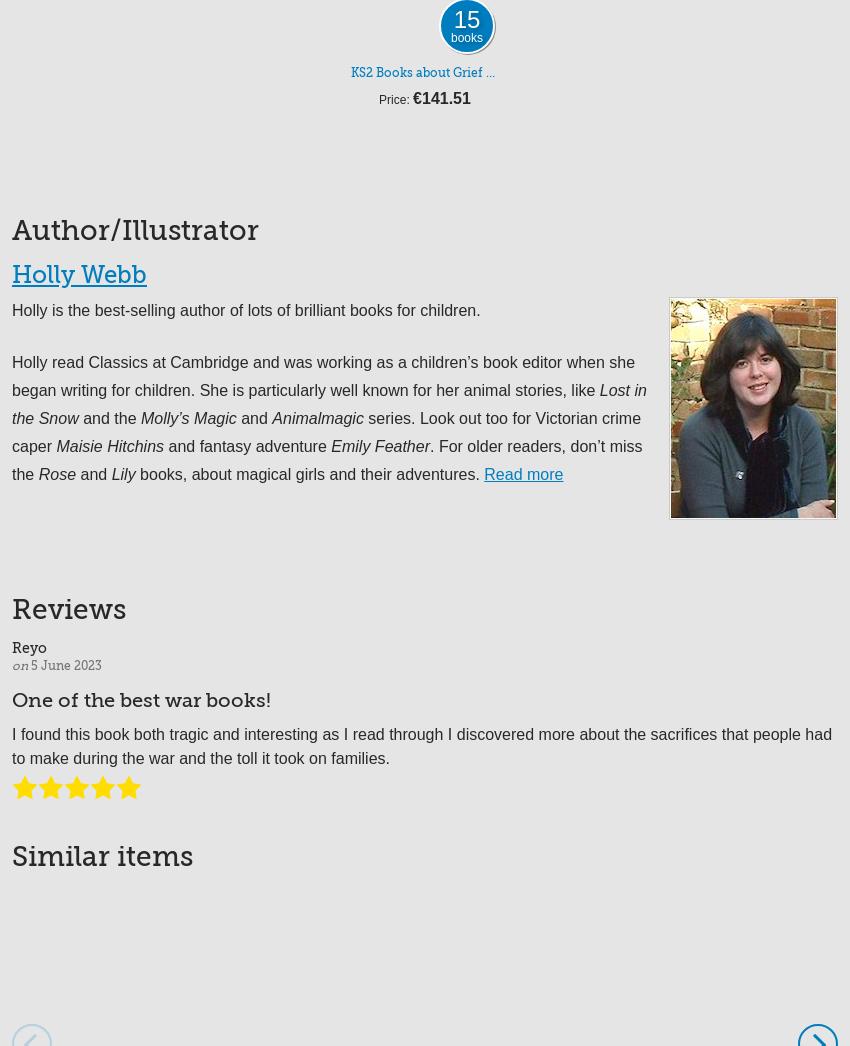 The image size is (850, 1046). Describe the element at coordinates (57, 474) in the screenshot. I see `'Rose'` at that location.